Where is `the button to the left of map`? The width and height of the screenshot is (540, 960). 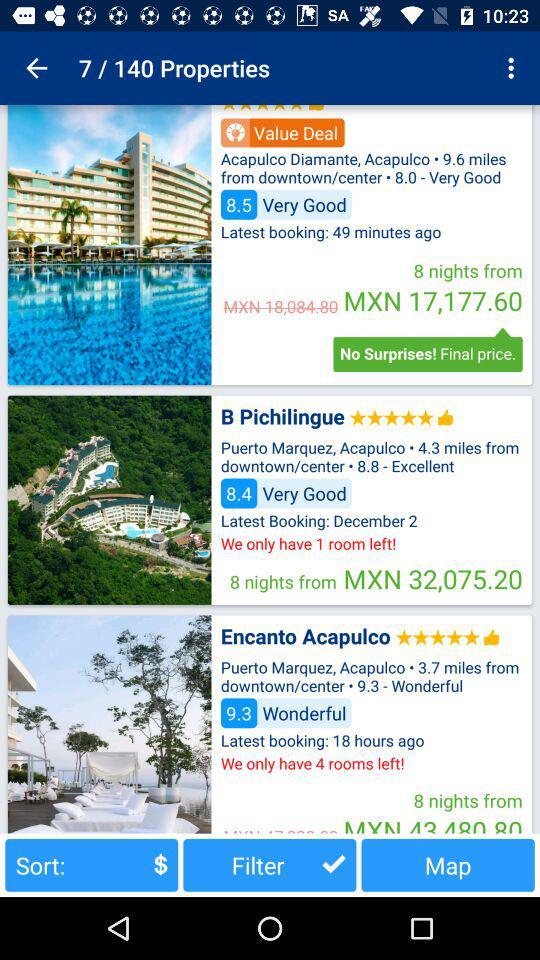 the button to the left of map is located at coordinates (269, 864).